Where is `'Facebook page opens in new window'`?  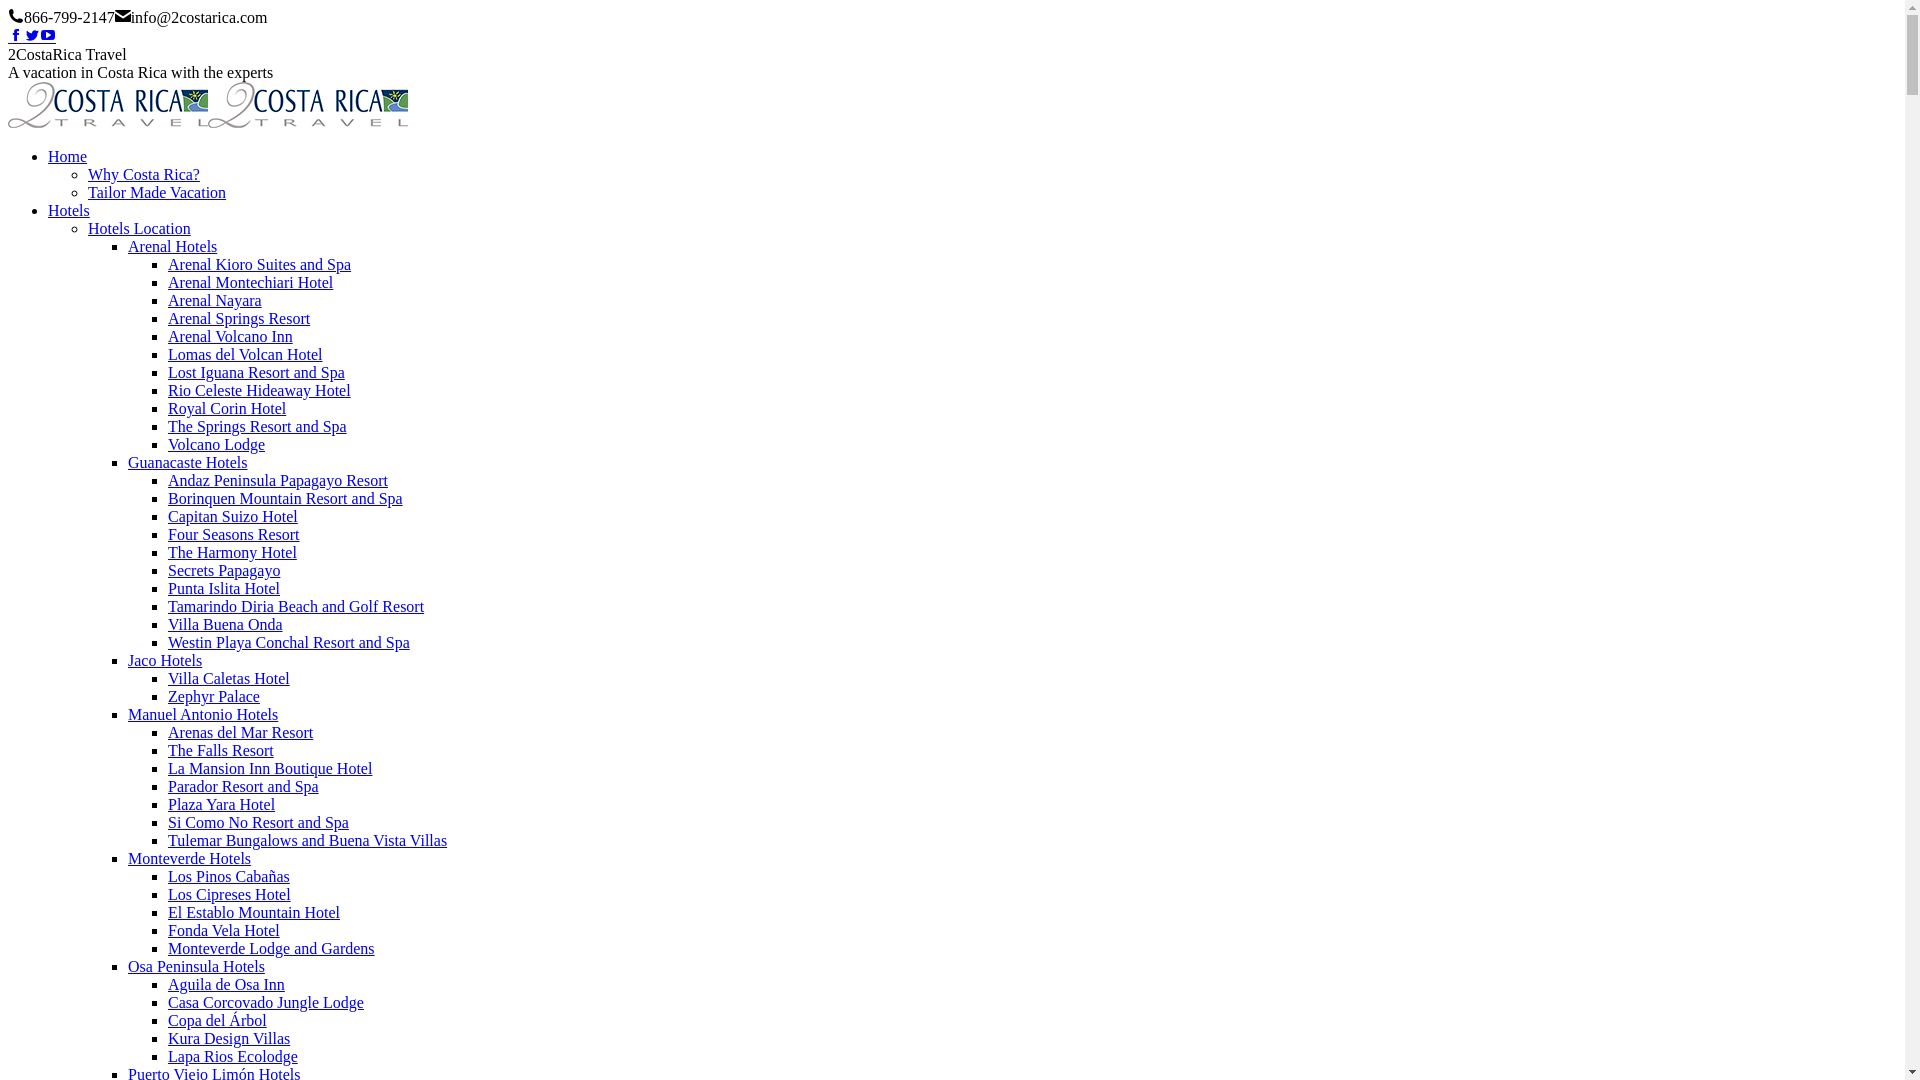 'Facebook page opens in new window' is located at coordinates (15, 36).